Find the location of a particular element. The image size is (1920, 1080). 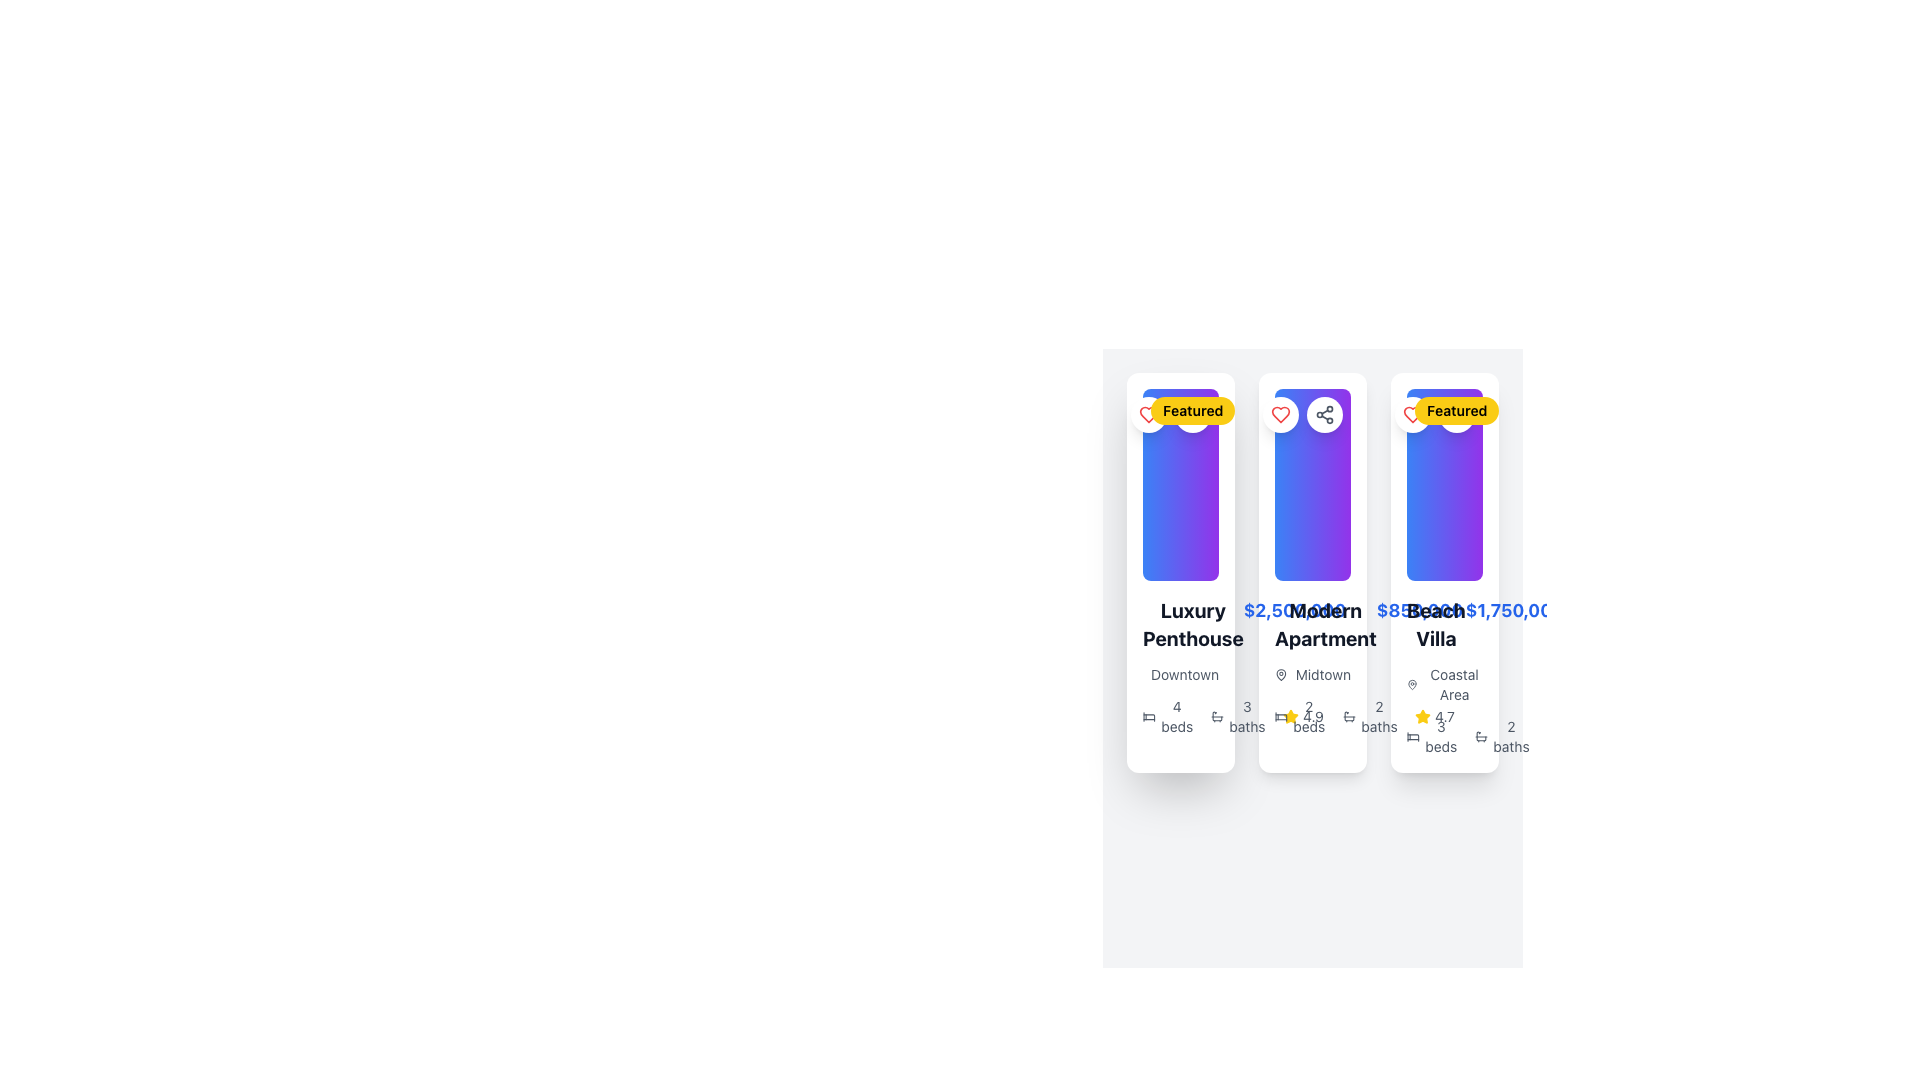

text label displaying '4 beds', which is styled in a neutral color and positioned to the right of a bed icon, as part of the property feature list below the title 'Luxury Penthouse' is located at coordinates (1177, 716).